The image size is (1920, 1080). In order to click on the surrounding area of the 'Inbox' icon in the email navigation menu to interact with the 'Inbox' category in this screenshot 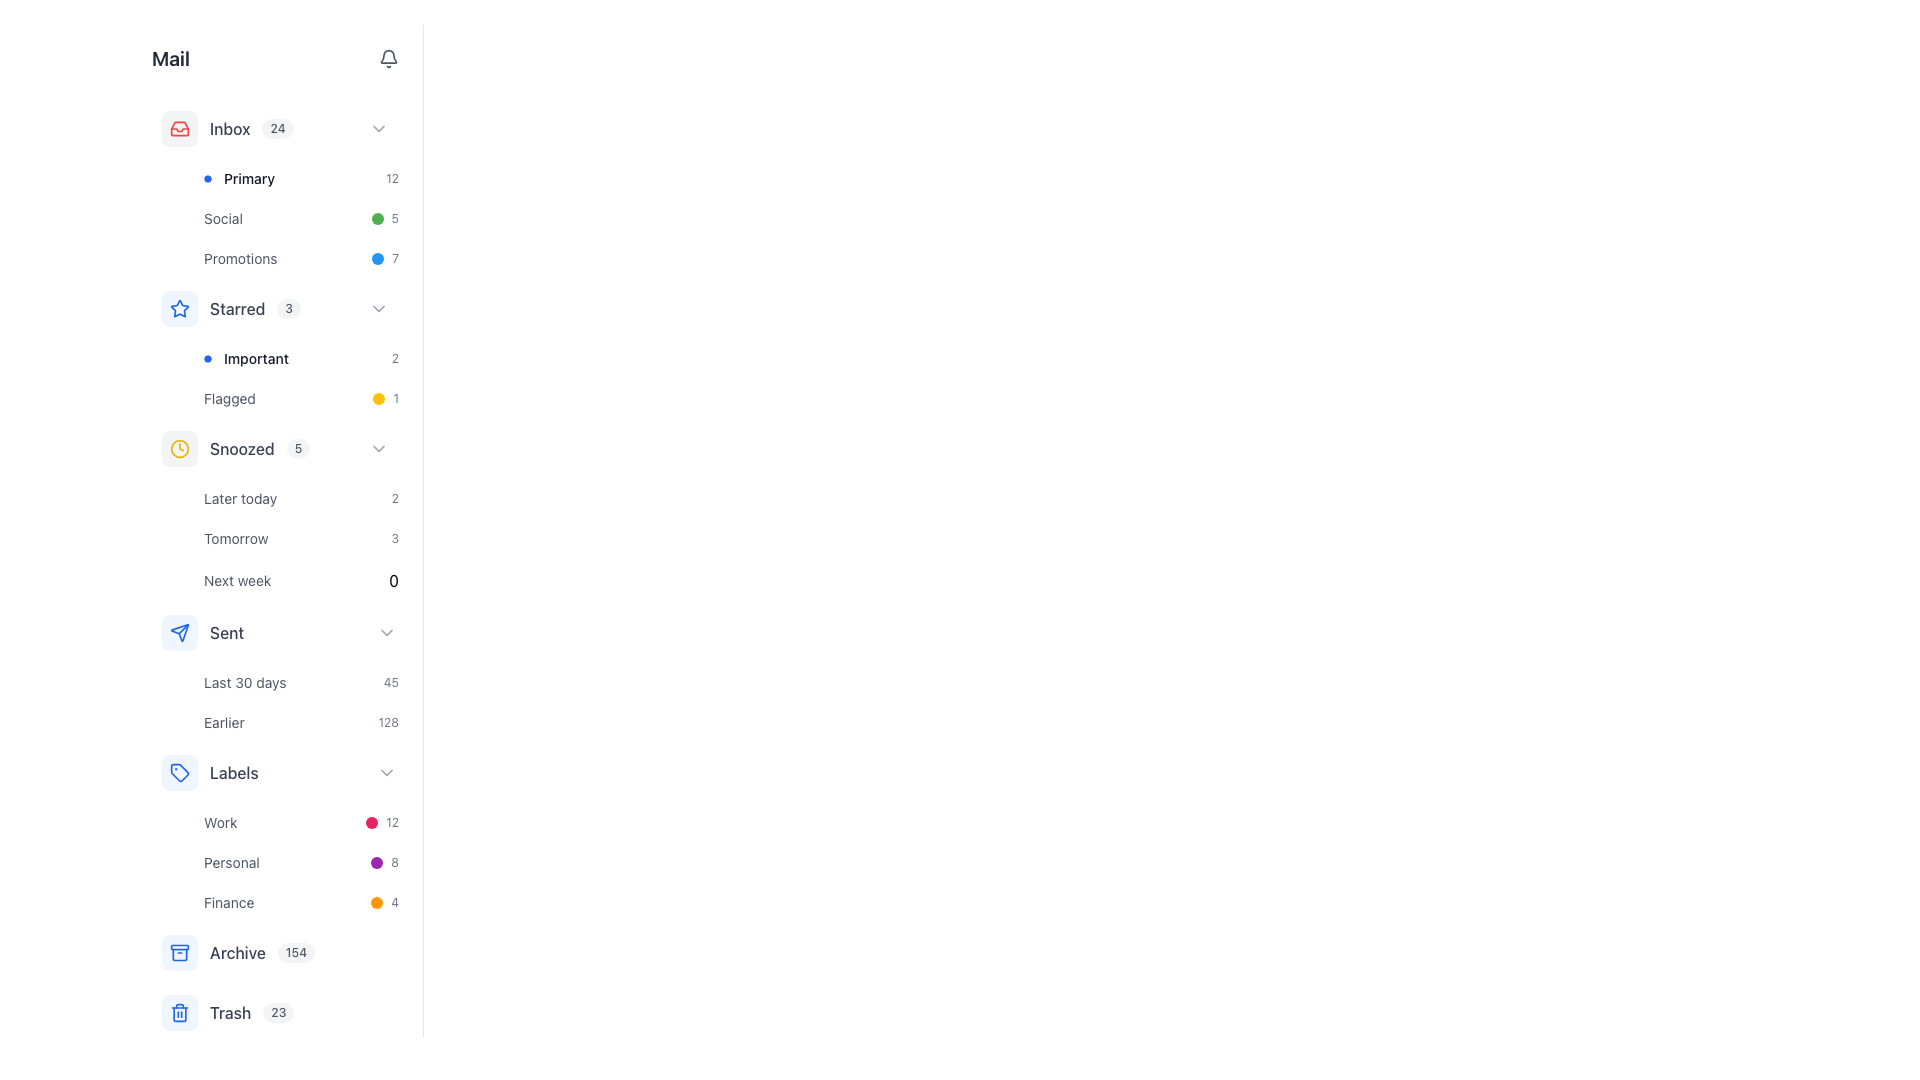, I will do `click(180, 128)`.